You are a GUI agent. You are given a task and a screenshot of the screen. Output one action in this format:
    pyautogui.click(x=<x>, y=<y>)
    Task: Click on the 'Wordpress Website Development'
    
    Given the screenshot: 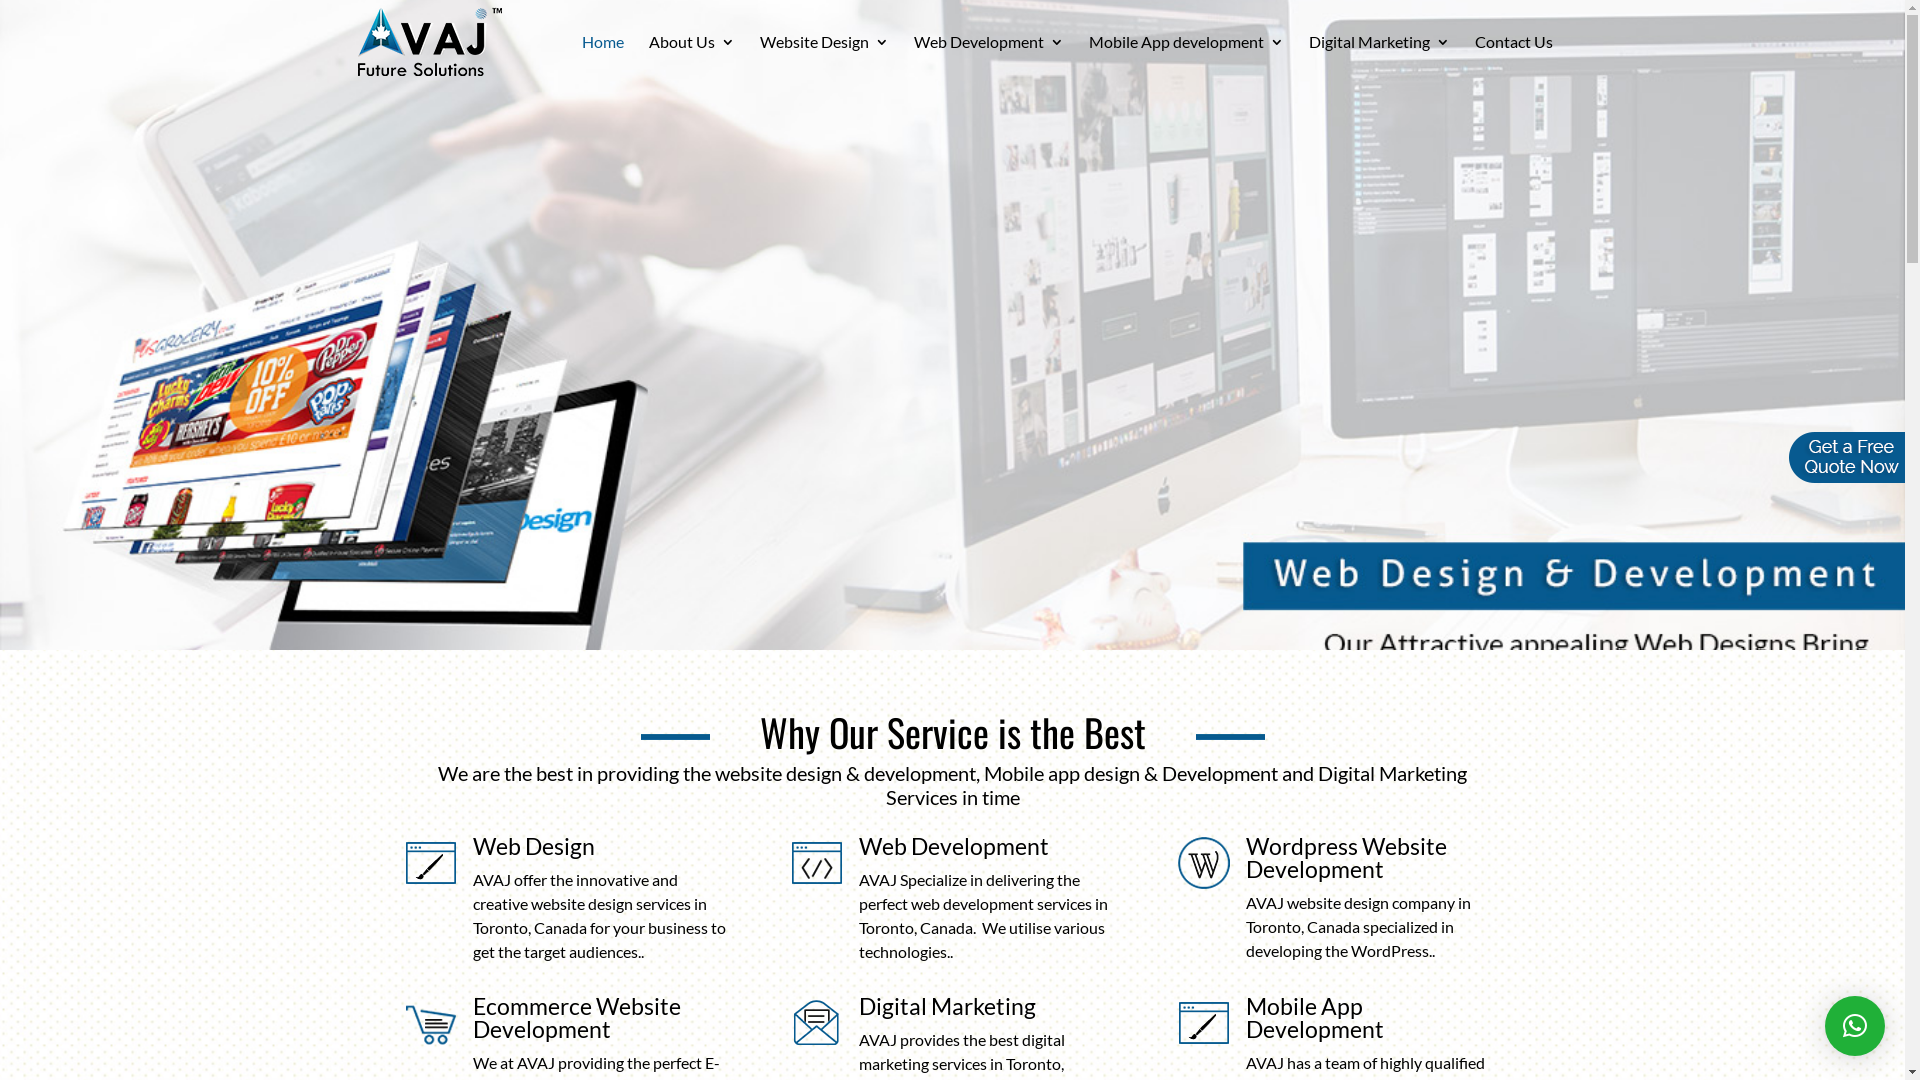 What is the action you would take?
    pyautogui.click(x=1245, y=856)
    